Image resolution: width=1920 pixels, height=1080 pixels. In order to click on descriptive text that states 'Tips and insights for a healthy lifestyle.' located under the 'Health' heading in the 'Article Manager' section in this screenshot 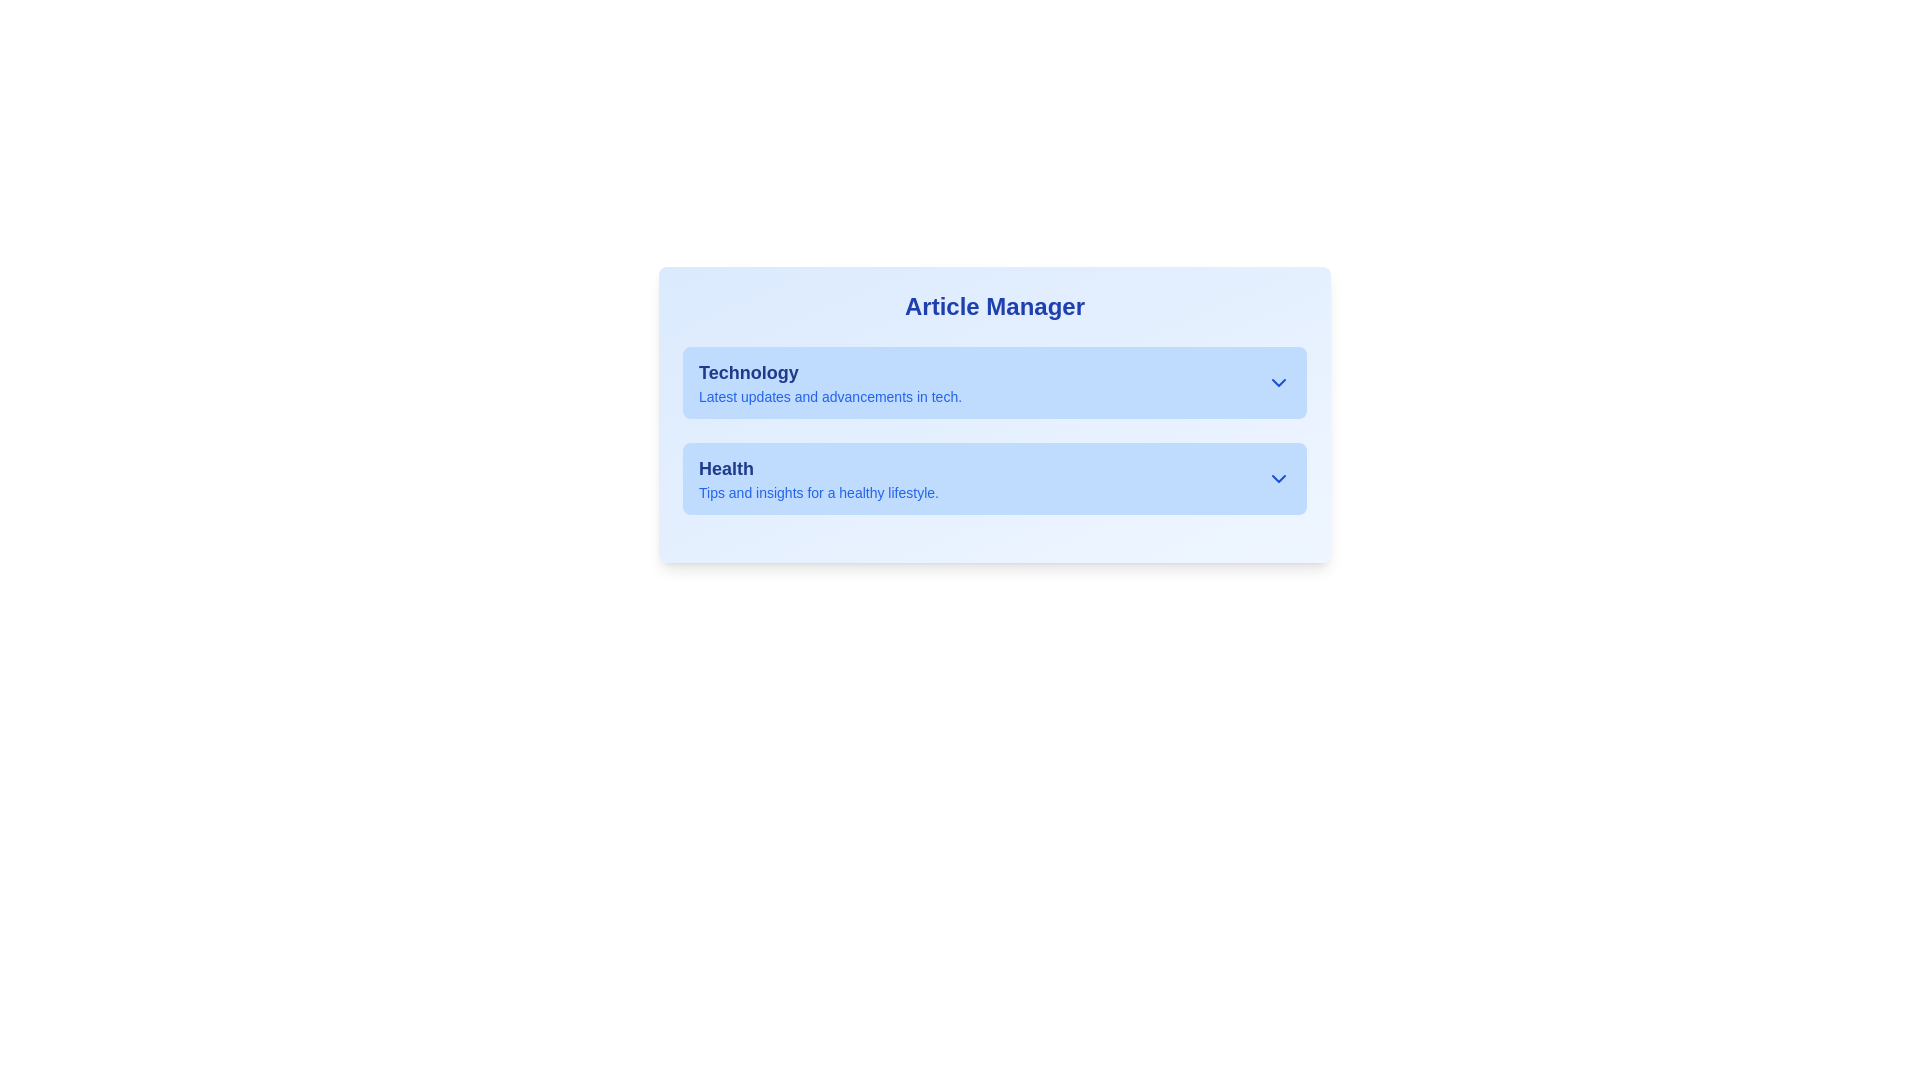, I will do `click(818, 493)`.